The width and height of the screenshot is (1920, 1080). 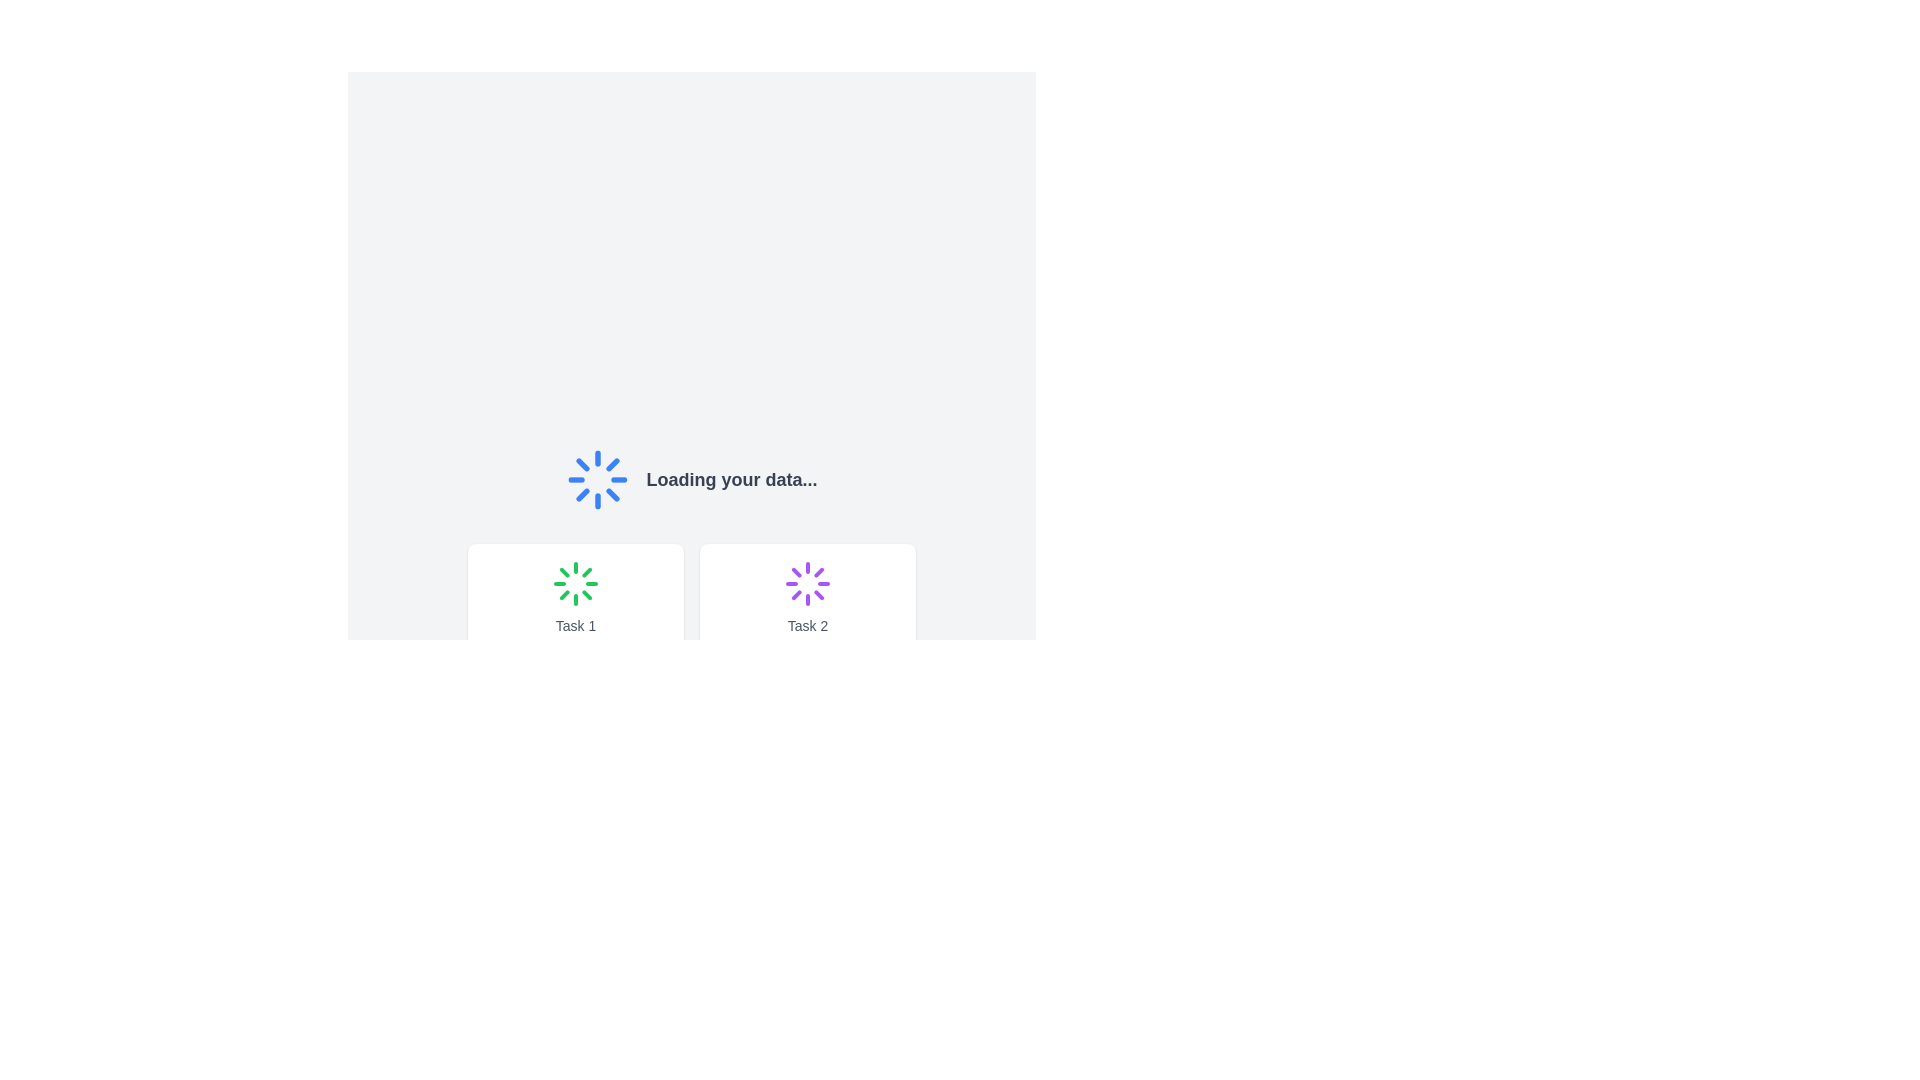 I want to click on the blue circular loading spinner icon that indicates a loading animation, which is positioned above the text 'Loading your data...', so click(x=597, y=479).